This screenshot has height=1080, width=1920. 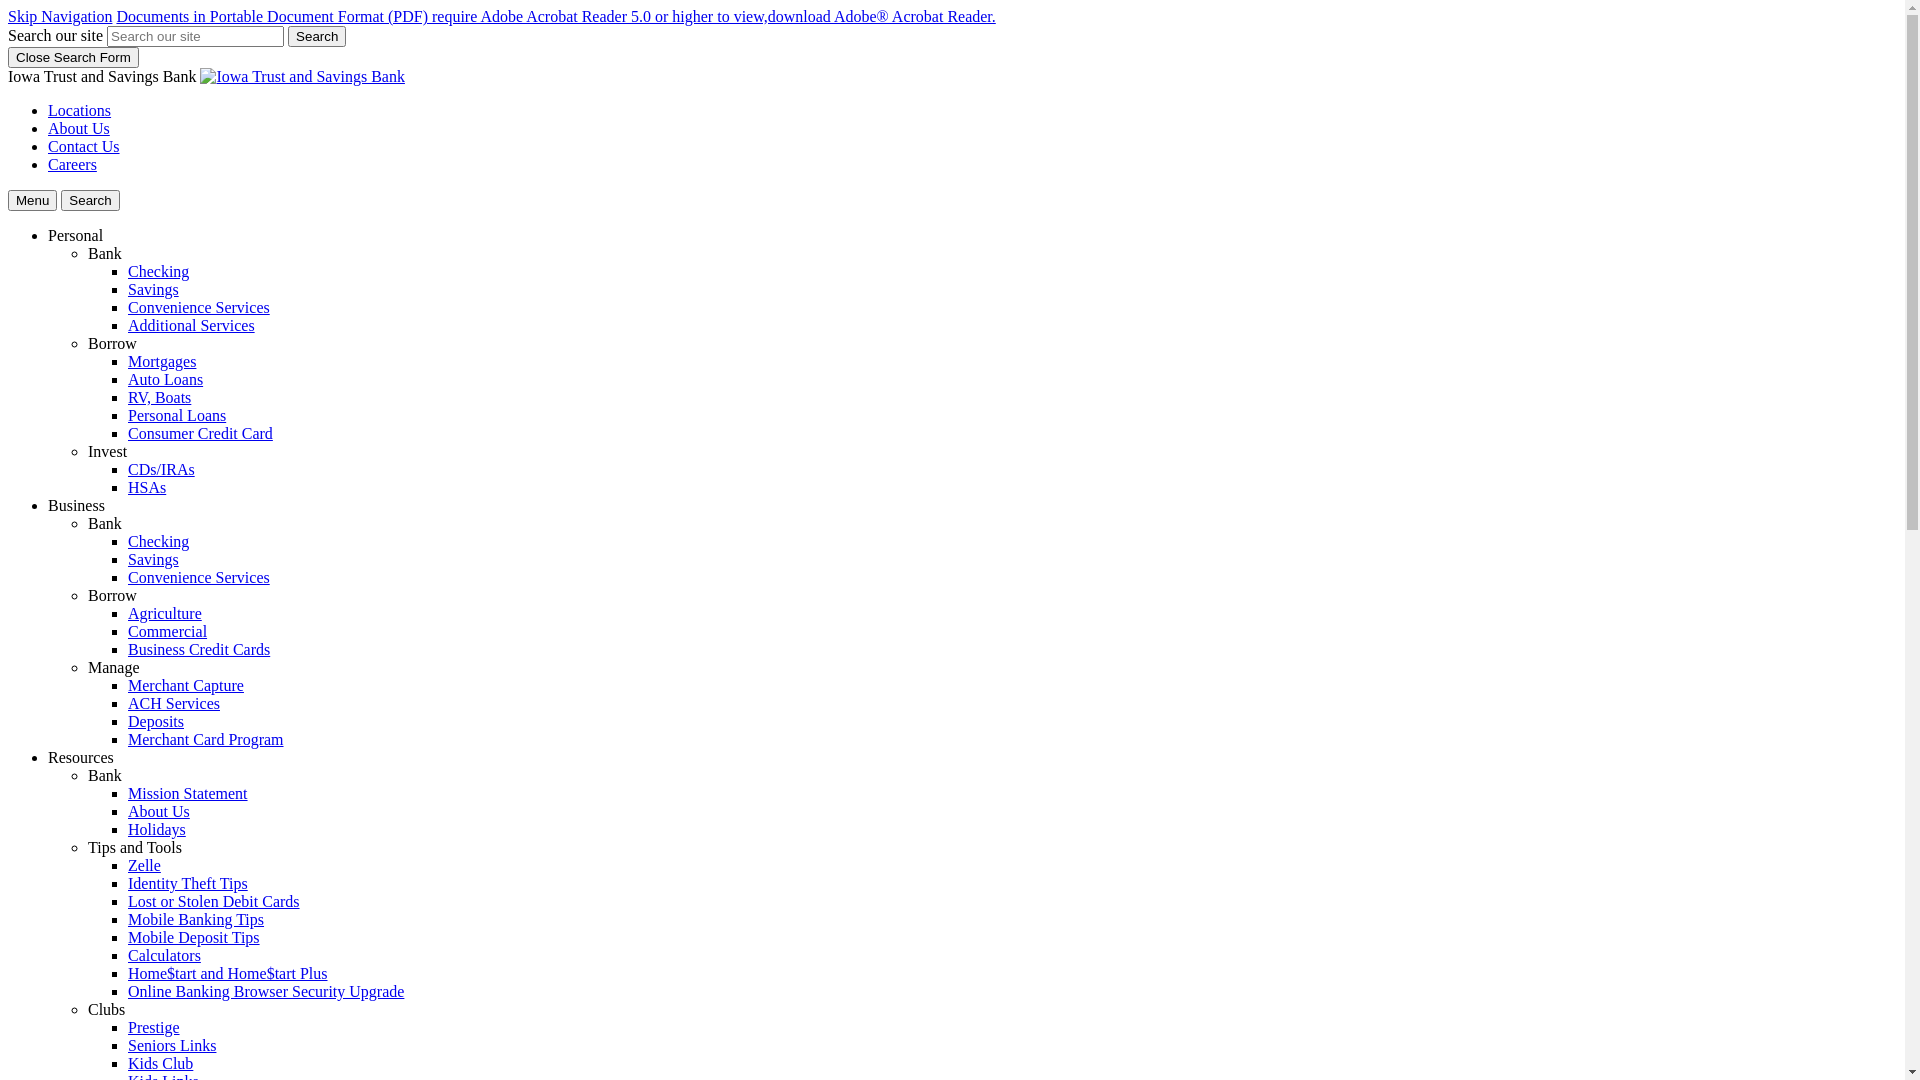 I want to click on 'Prestige', so click(x=152, y=1027).